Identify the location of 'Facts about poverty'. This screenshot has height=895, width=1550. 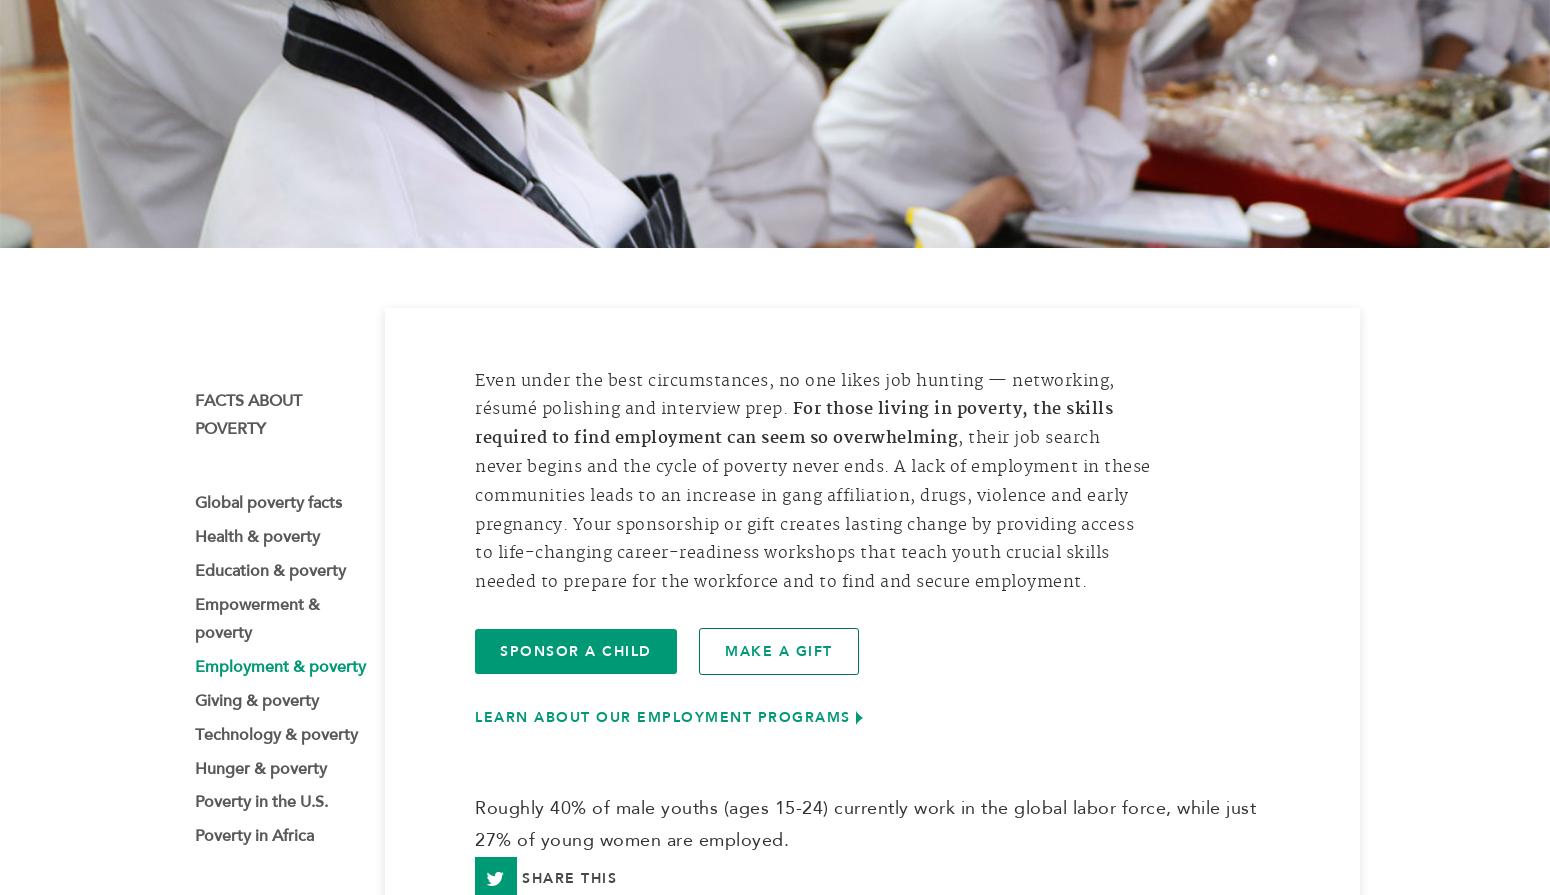
(248, 423).